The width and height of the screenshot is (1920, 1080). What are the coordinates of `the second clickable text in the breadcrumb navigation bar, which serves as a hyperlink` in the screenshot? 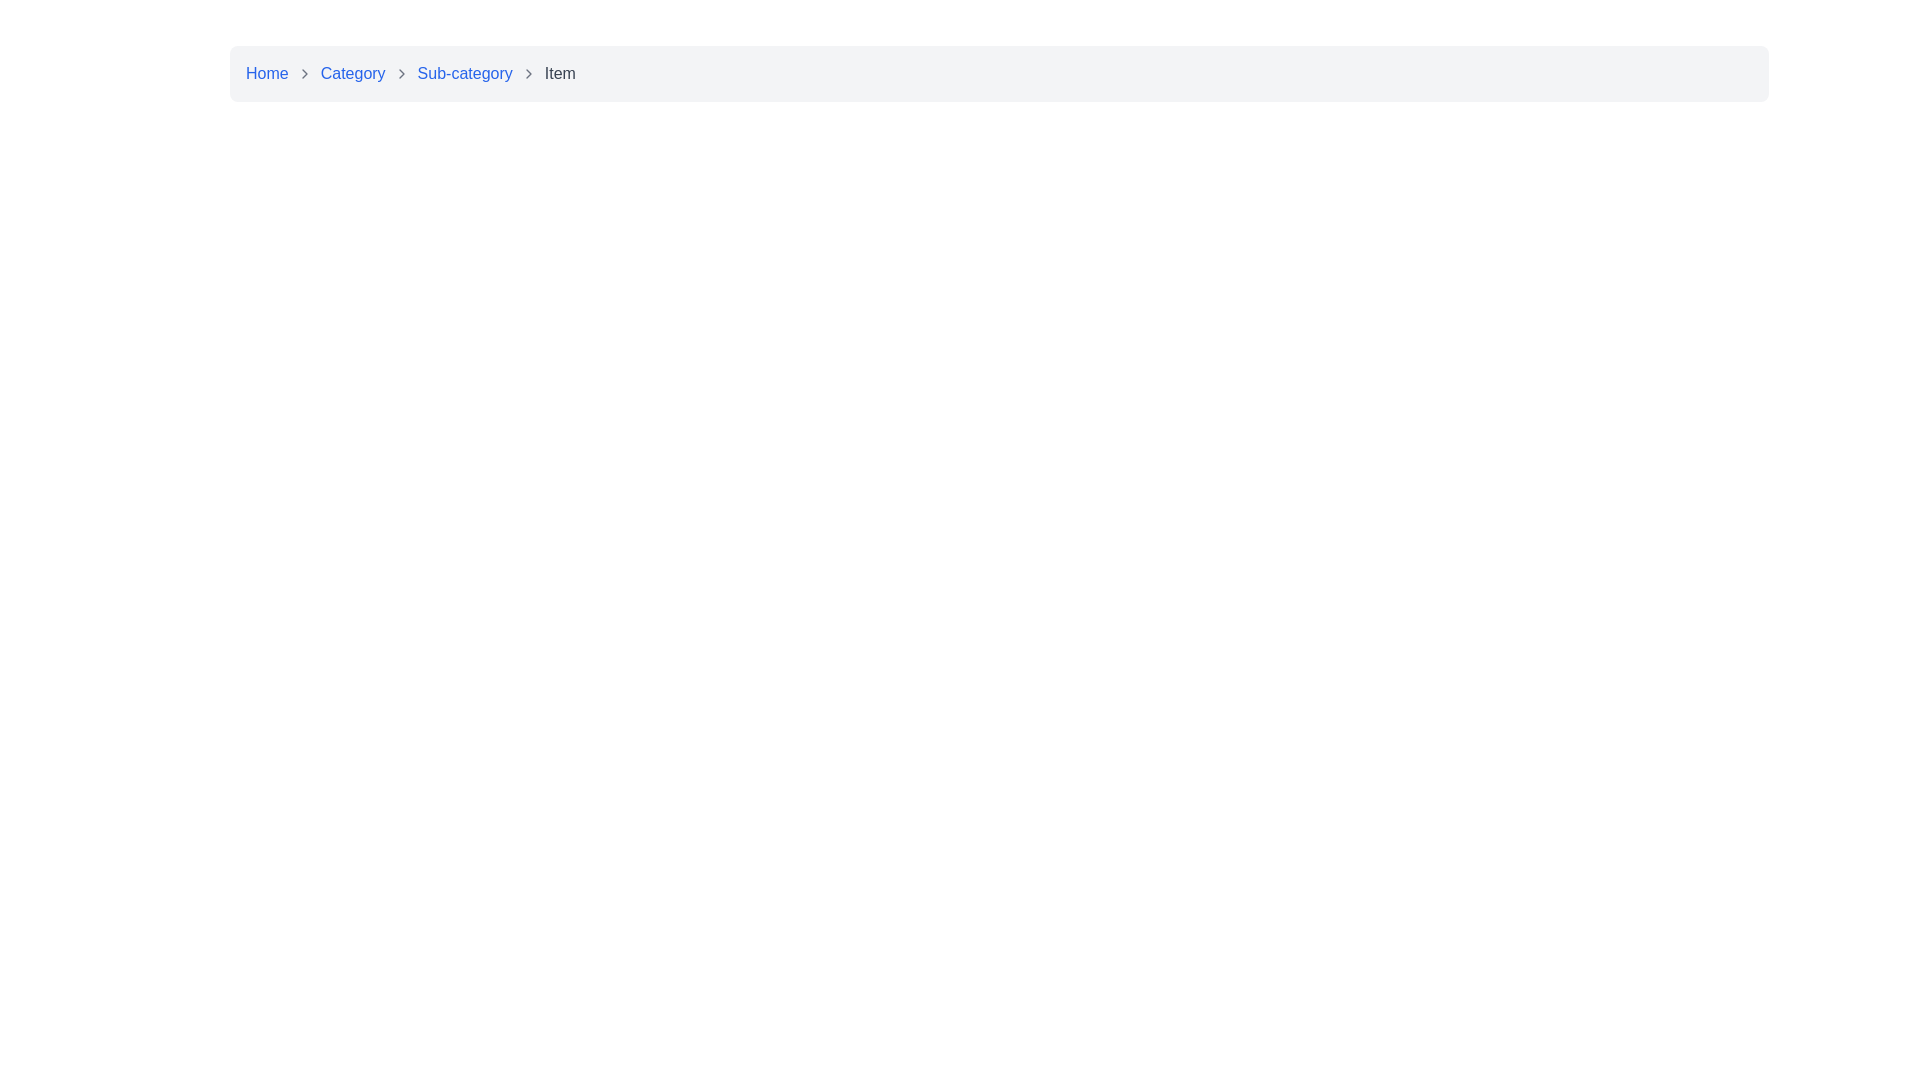 It's located at (353, 72).